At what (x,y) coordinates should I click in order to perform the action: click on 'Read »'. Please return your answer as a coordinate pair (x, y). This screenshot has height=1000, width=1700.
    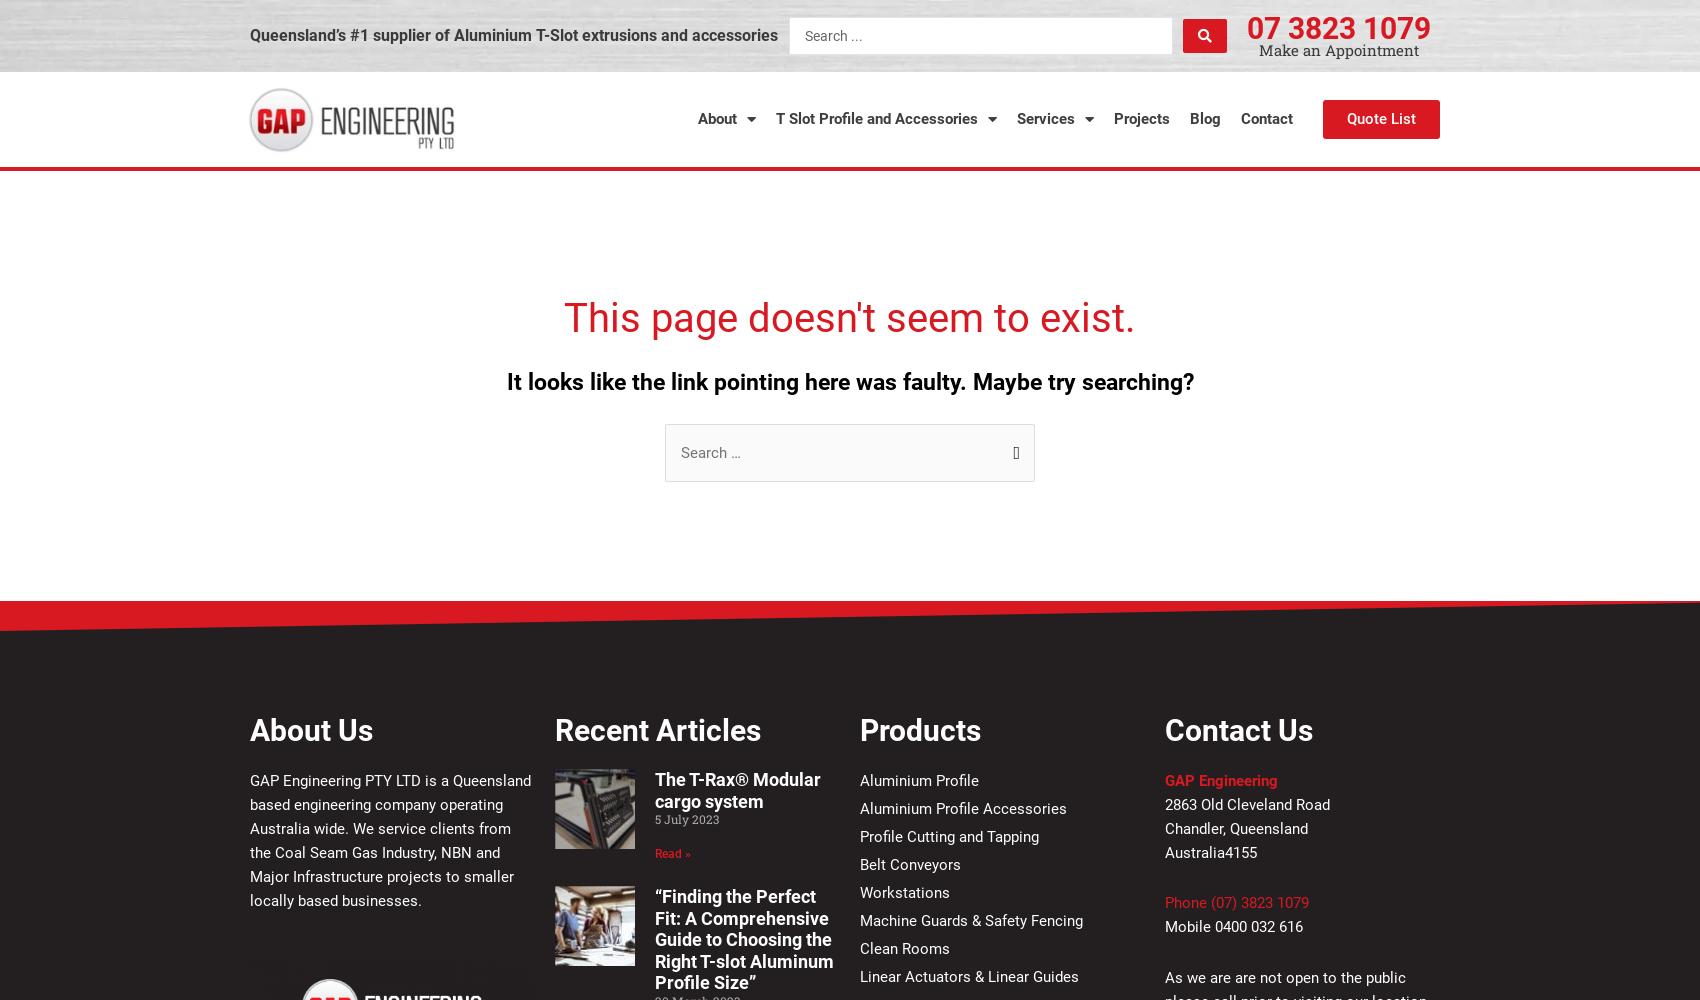
    Looking at the image, I should click on (653, 852).